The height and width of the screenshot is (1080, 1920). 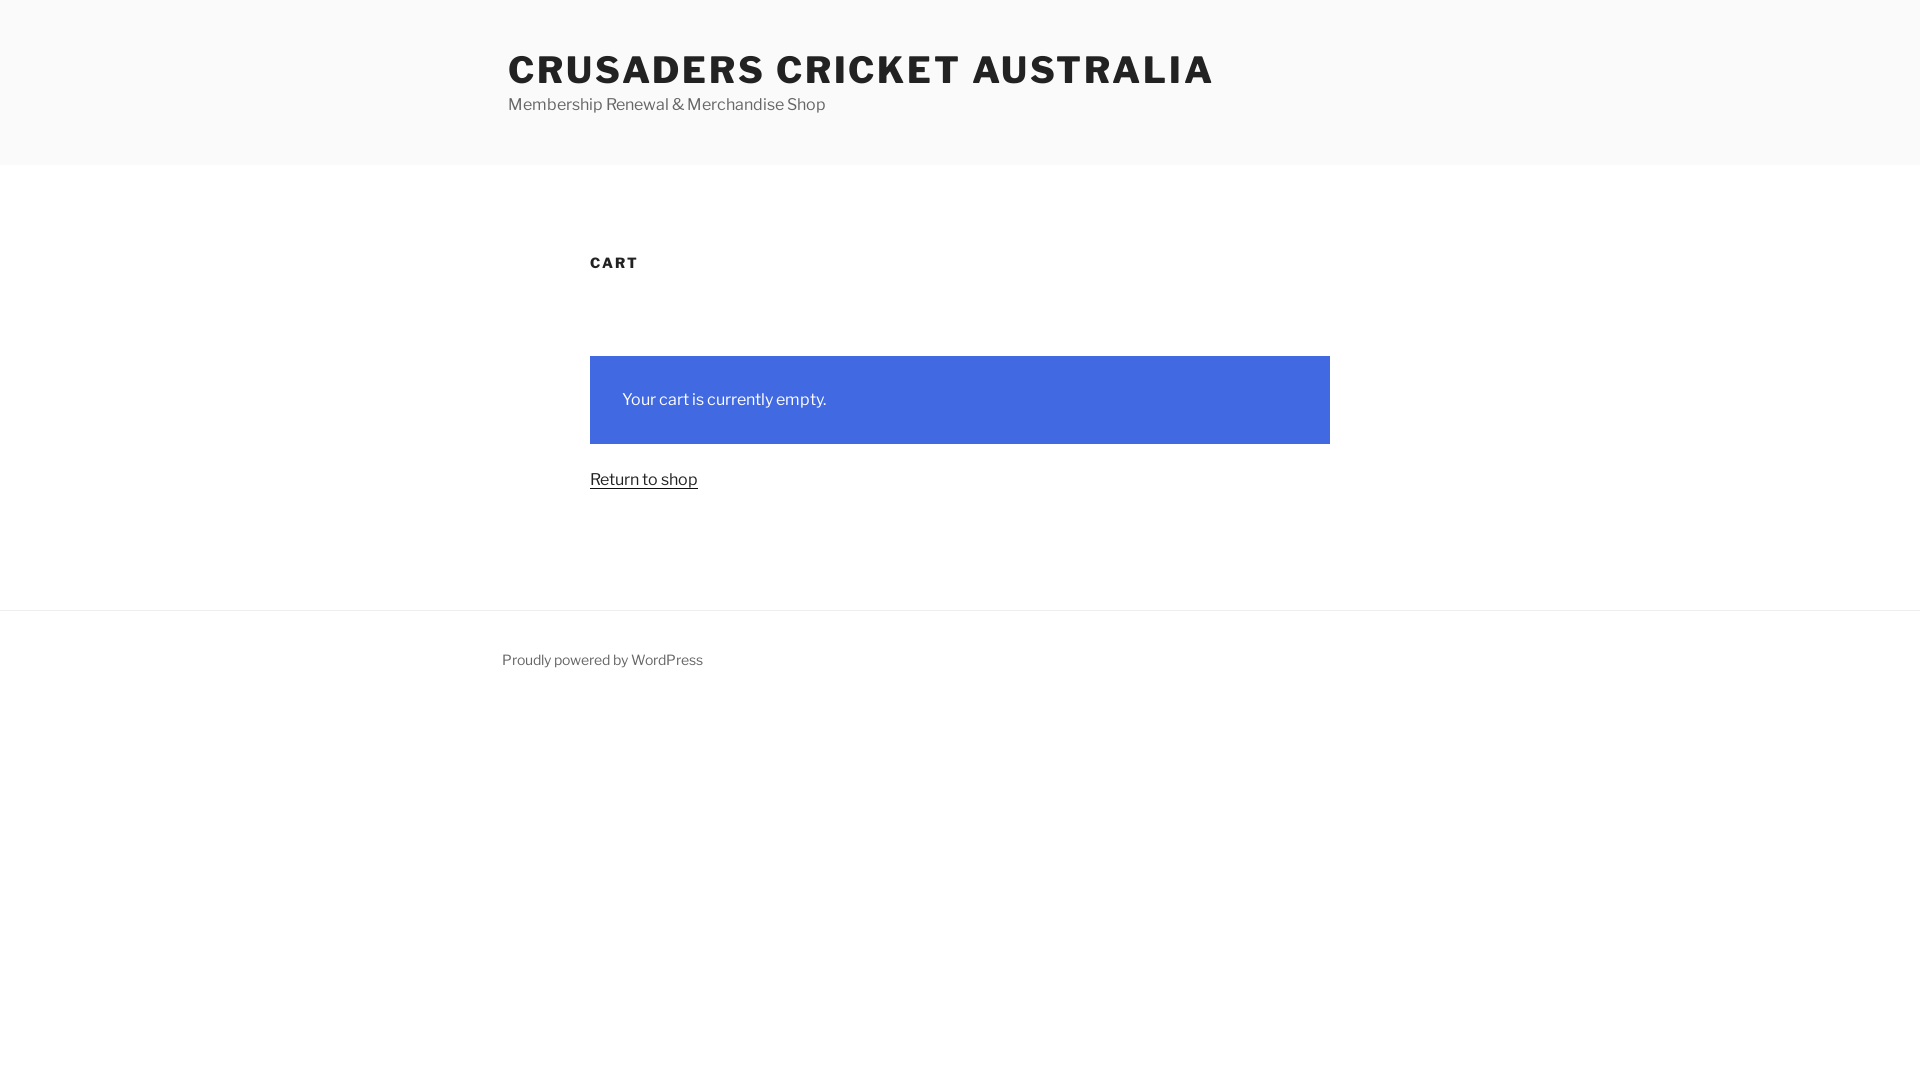 I want to click on 'Proudly powered by WordPress', so click(x=601, y=659).